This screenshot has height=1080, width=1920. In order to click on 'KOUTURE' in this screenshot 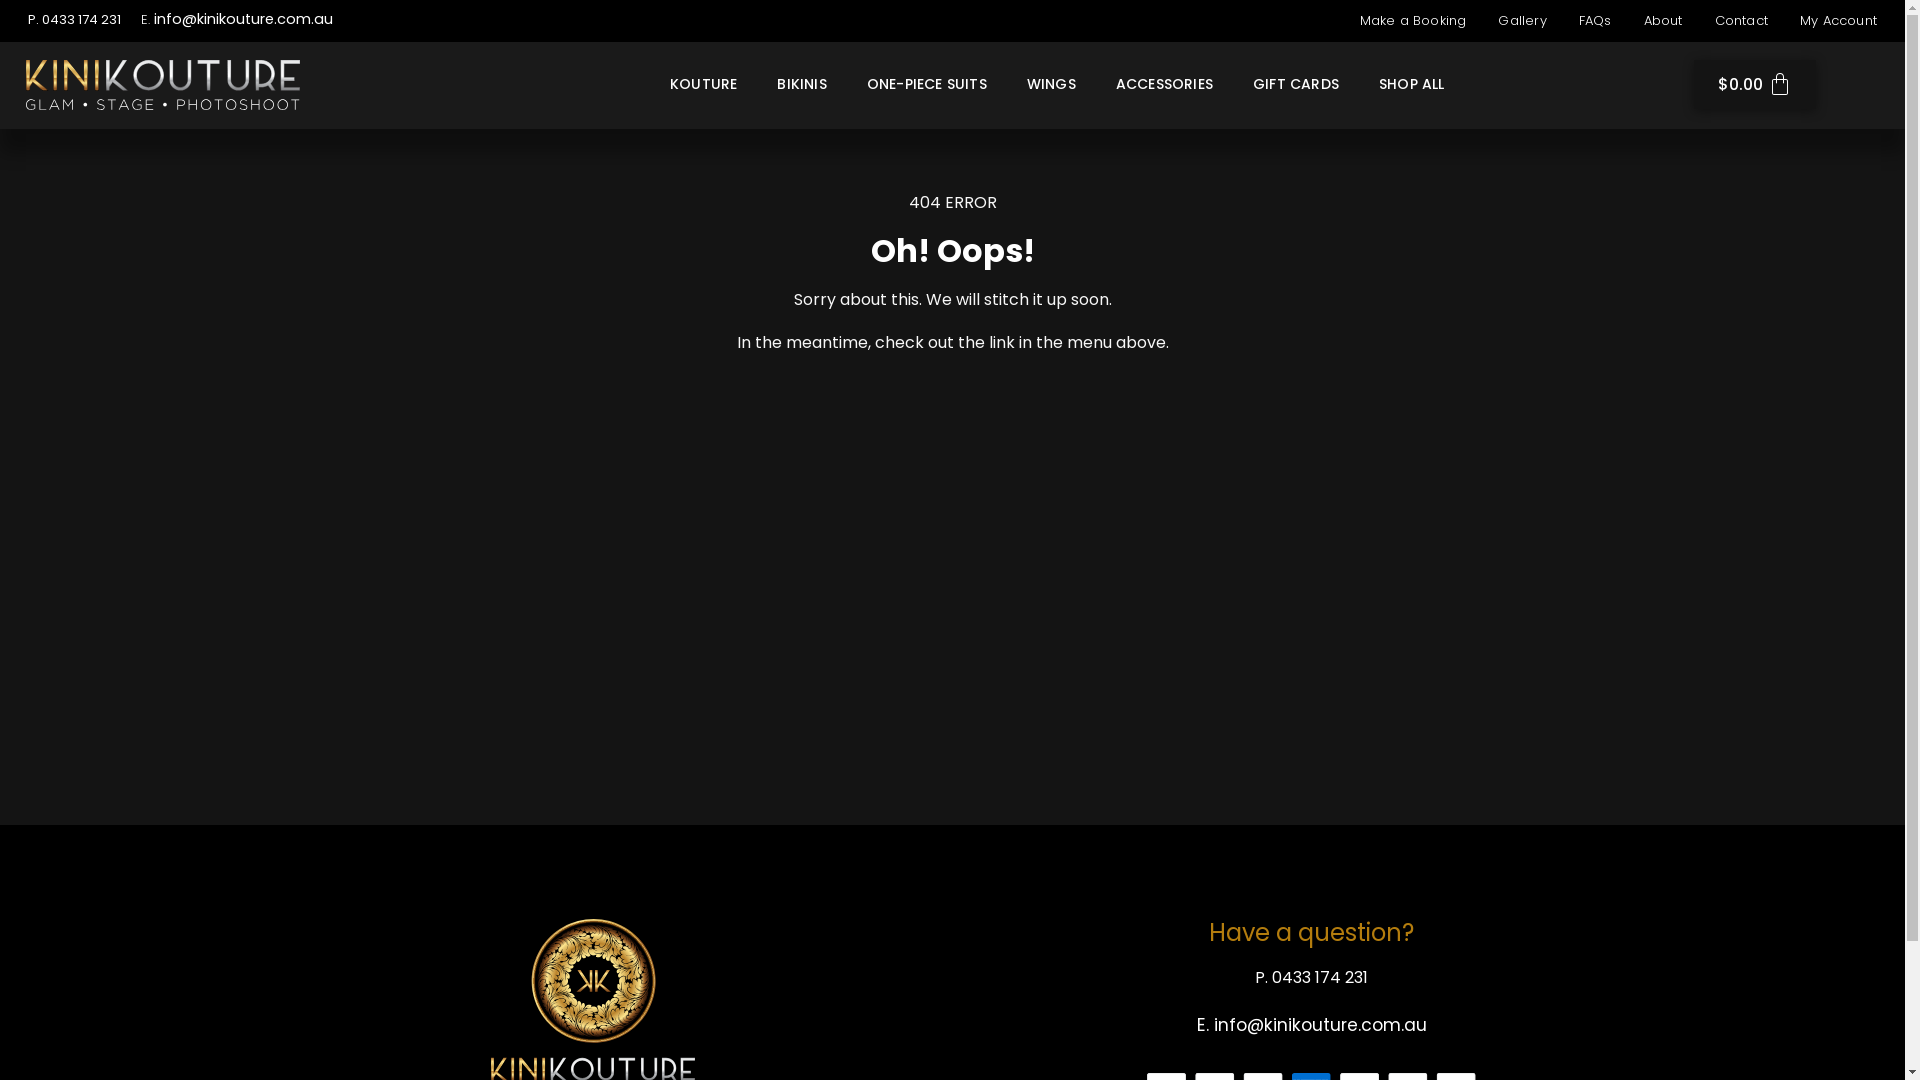, I will do `click(703, 83)`.